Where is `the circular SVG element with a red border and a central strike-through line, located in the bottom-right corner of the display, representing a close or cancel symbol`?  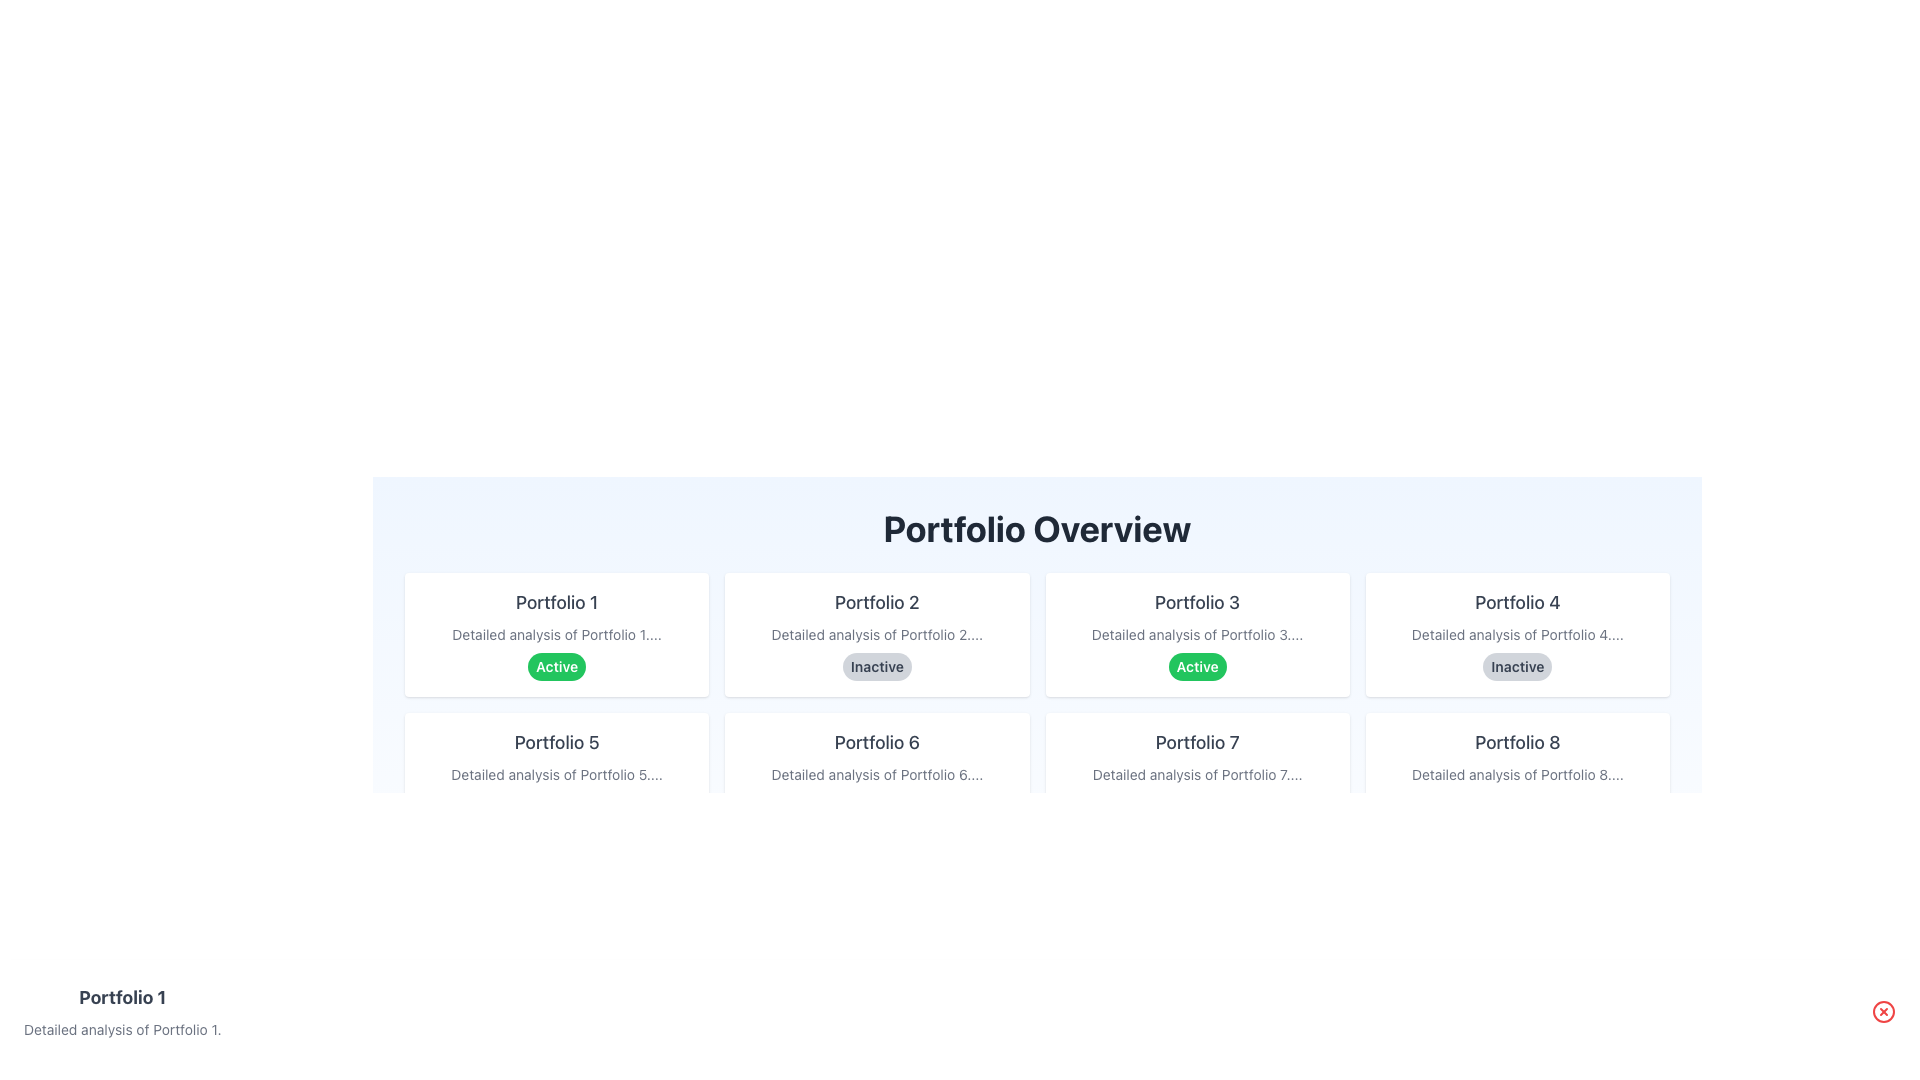 the circular SVG element with a red border and a central strike-through line, located in the bottom-right corner of the display, representing a close or cancel symbol is located at coordinates (1882, 1011).